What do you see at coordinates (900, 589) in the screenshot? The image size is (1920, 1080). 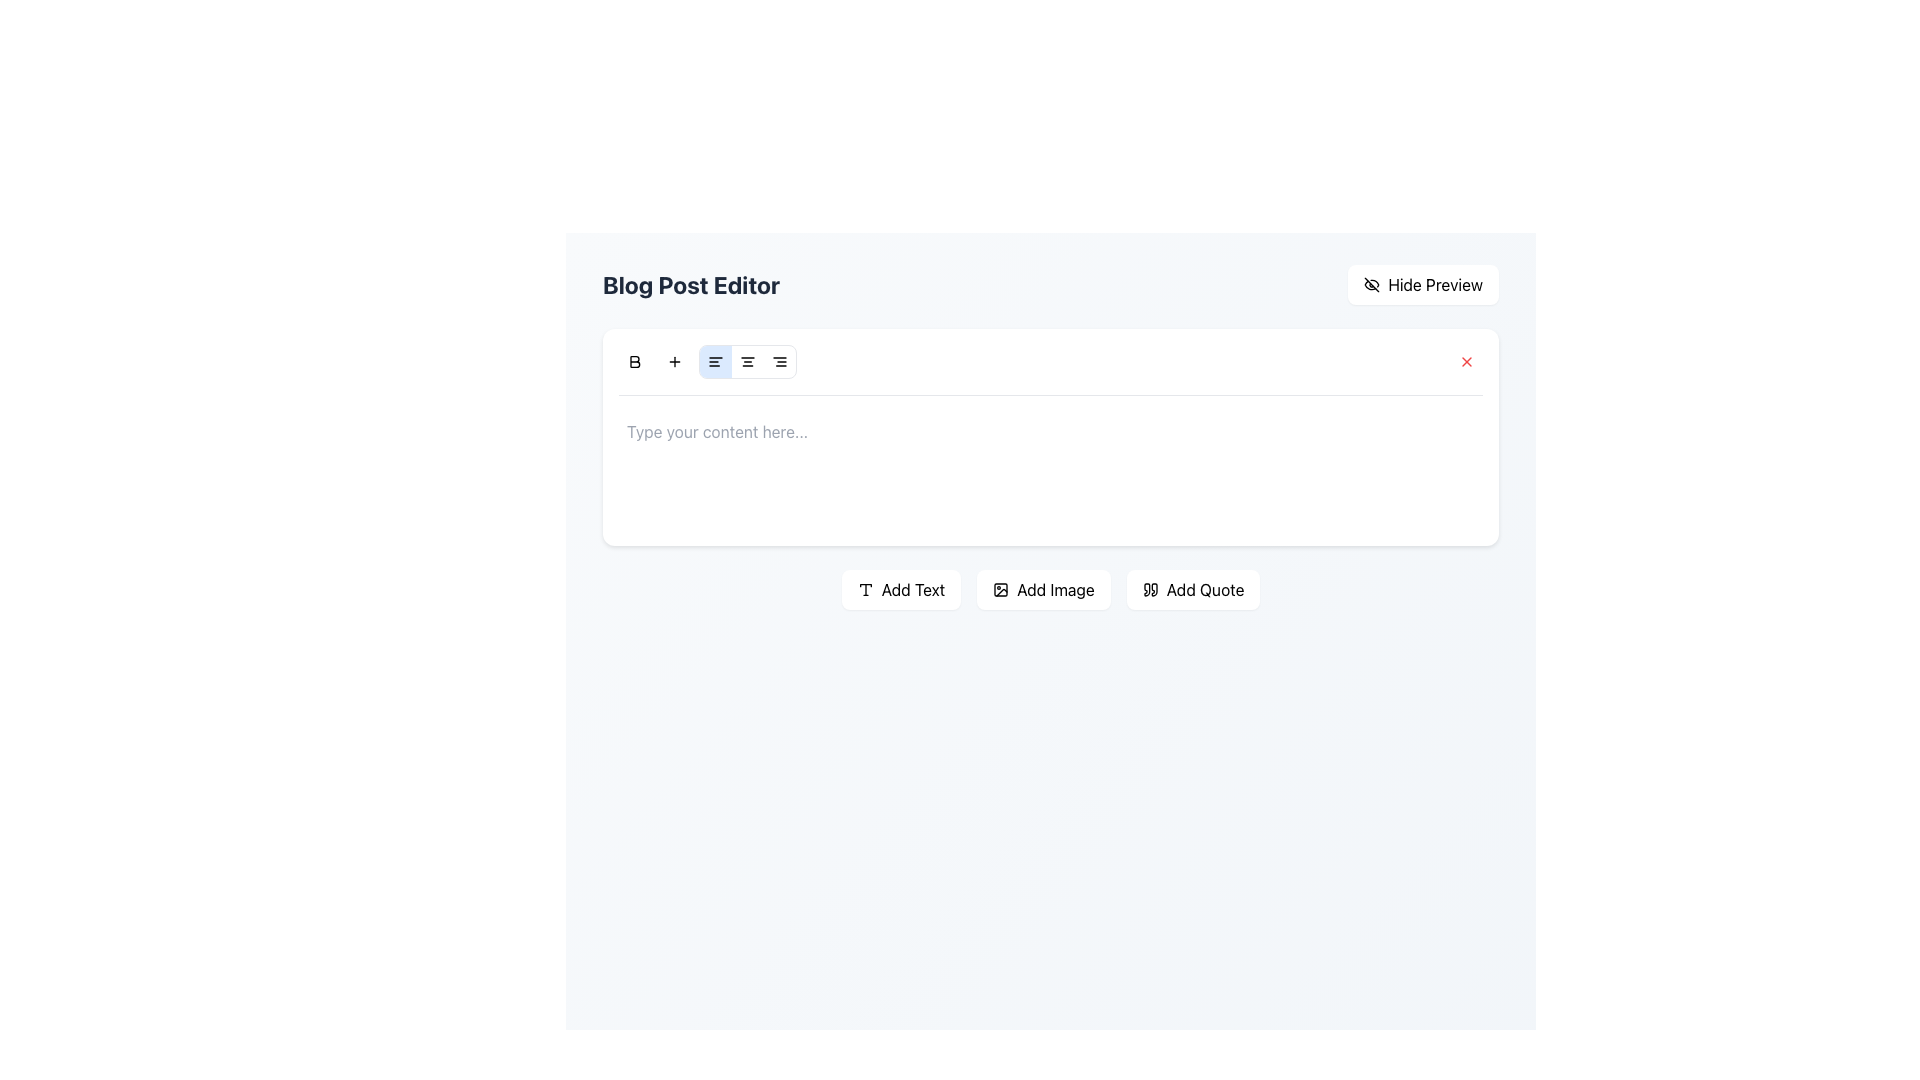 I see `the 'Add Text' button` at bounding box center [900, 589].